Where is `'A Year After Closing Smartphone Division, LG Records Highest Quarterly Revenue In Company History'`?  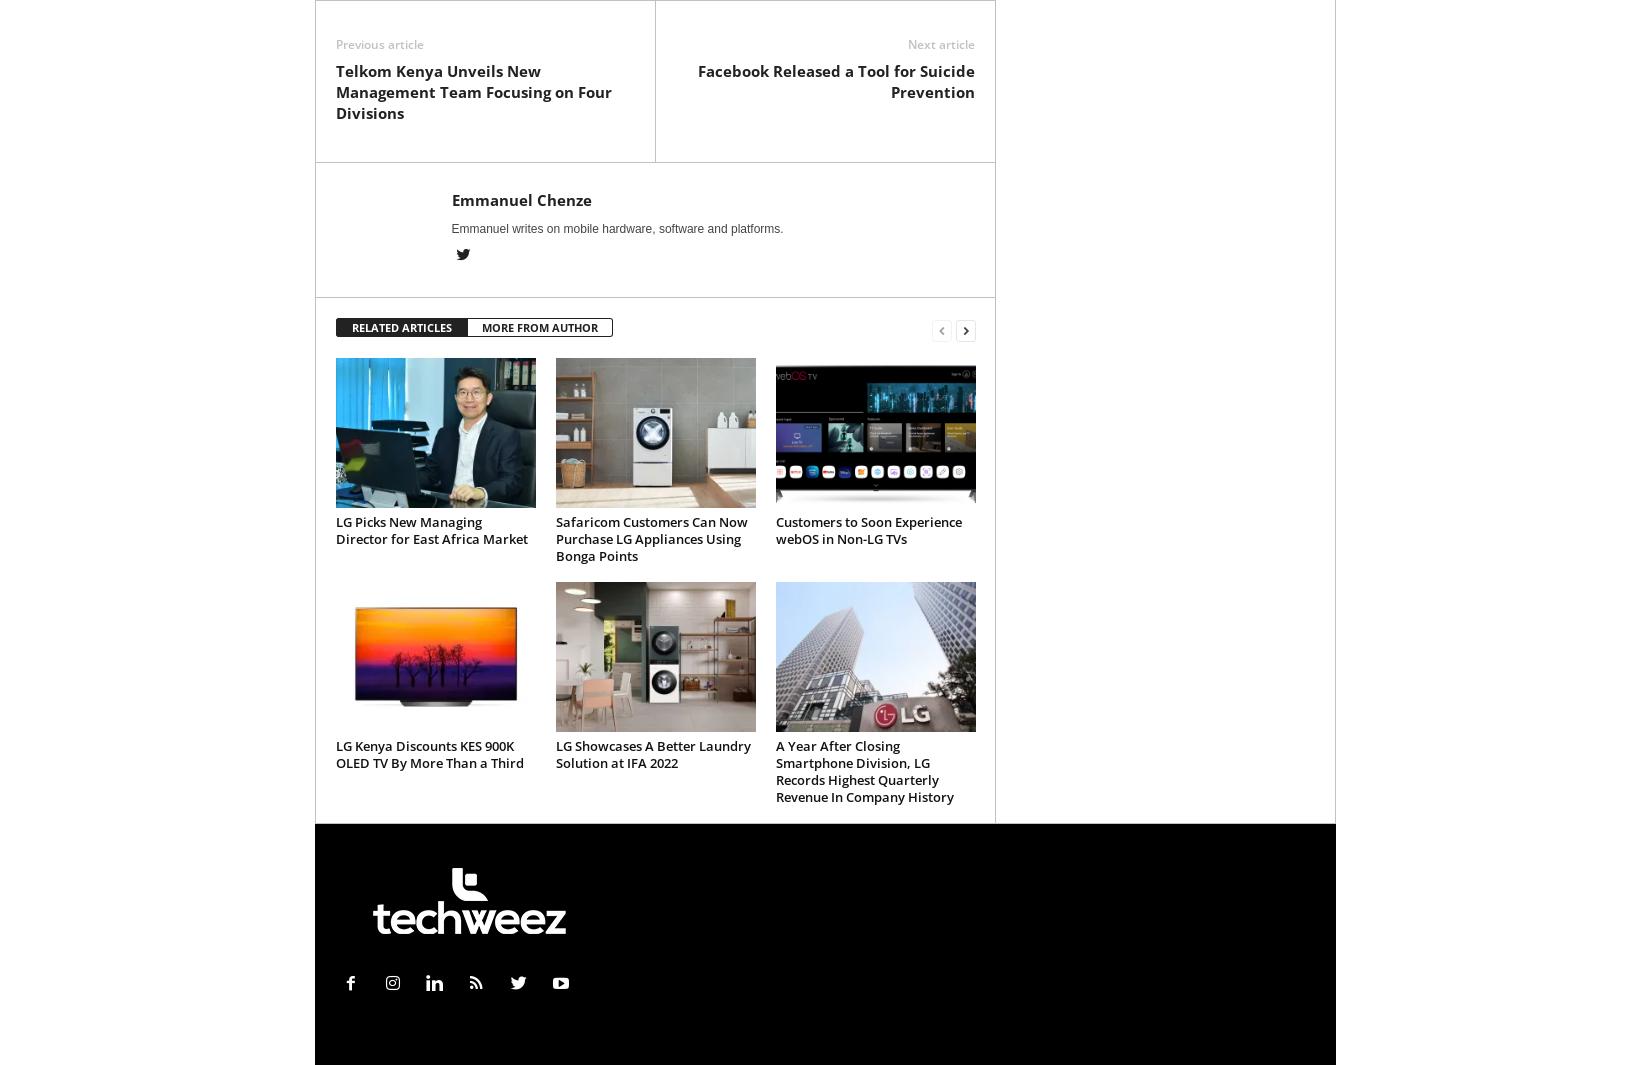 'A Year After Closing Smartphone Division, LG Records Highest Quarterly Revenue In Company History' is located at coordinates (863, 771).